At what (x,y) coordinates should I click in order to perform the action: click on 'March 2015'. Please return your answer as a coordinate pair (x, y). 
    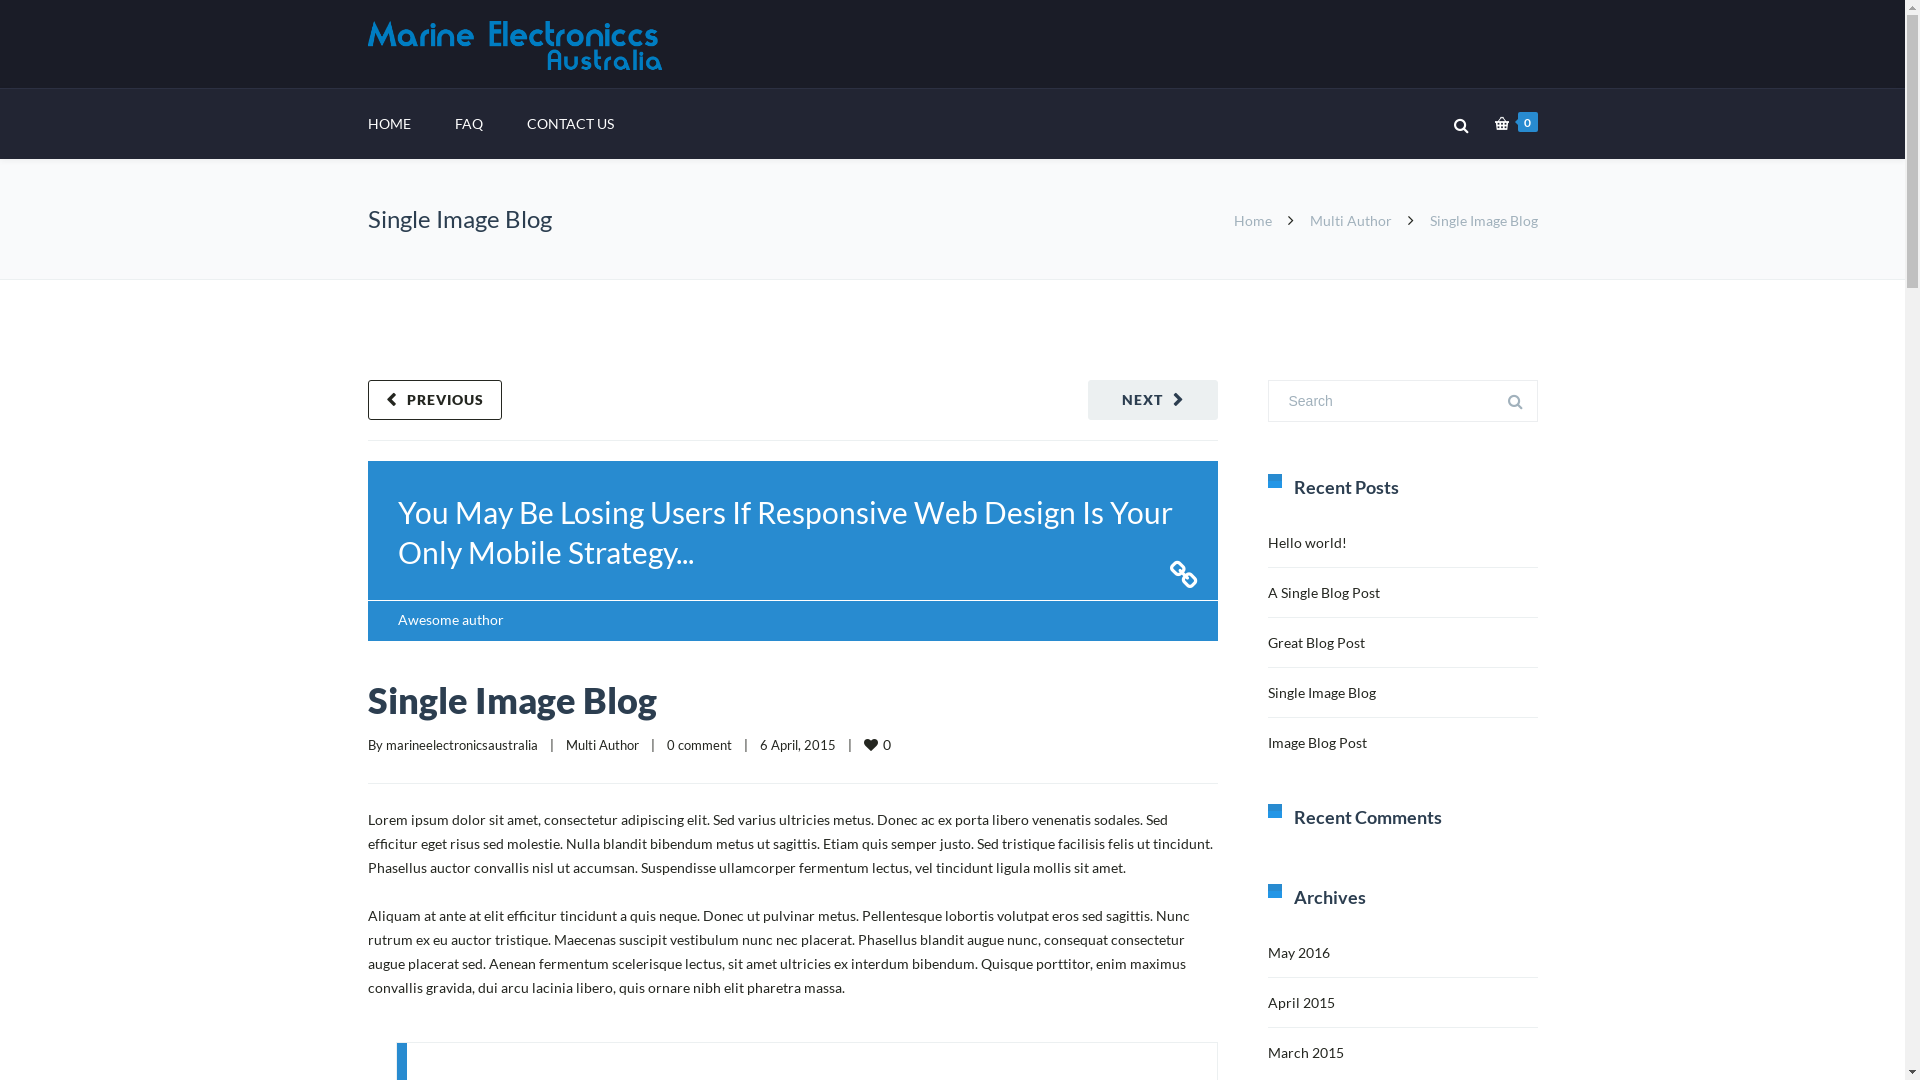
    Looking at the image, I should click on (1305, 1051).